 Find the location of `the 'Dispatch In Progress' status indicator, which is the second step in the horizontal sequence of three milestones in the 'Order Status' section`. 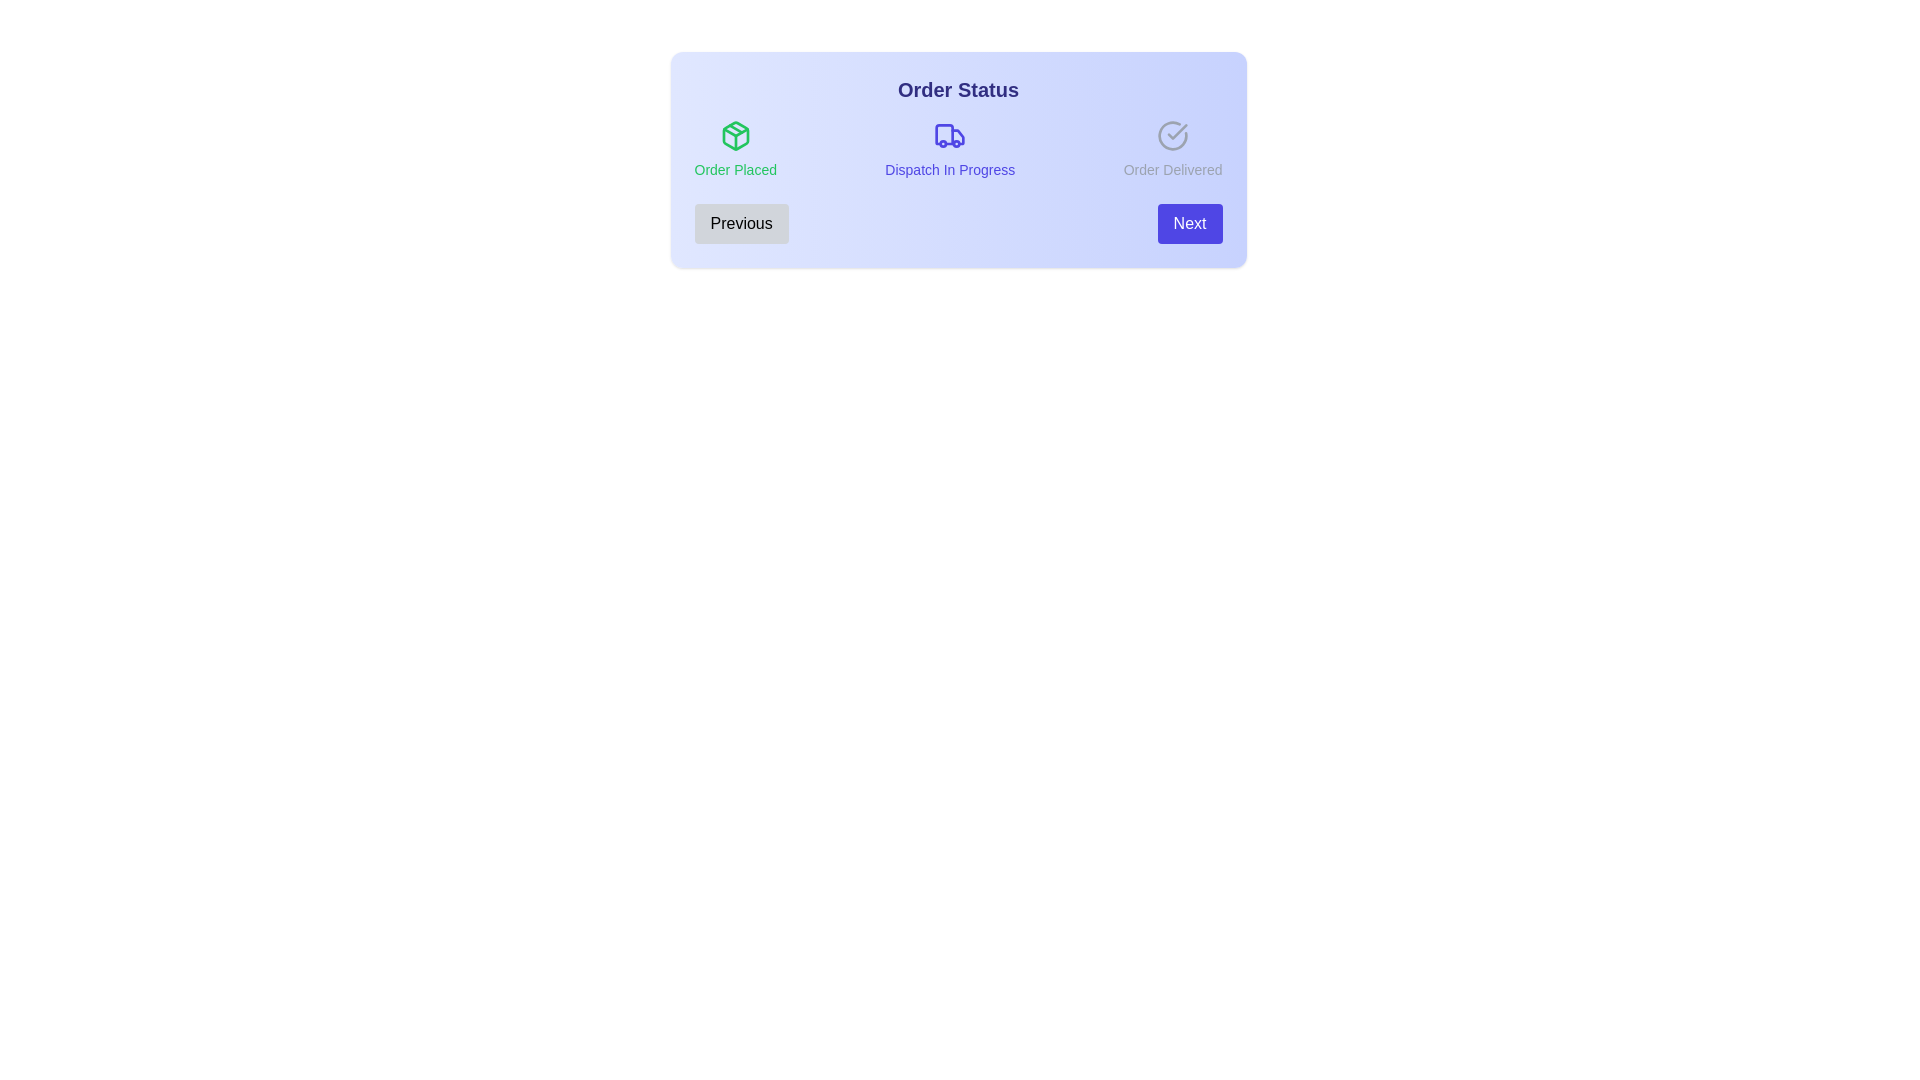

the 'Dispatch In Progress' status indicator, which is the second step in the horizontal sequence of three milestones in the 'Order Status' section is located at coordinates (949, 149).